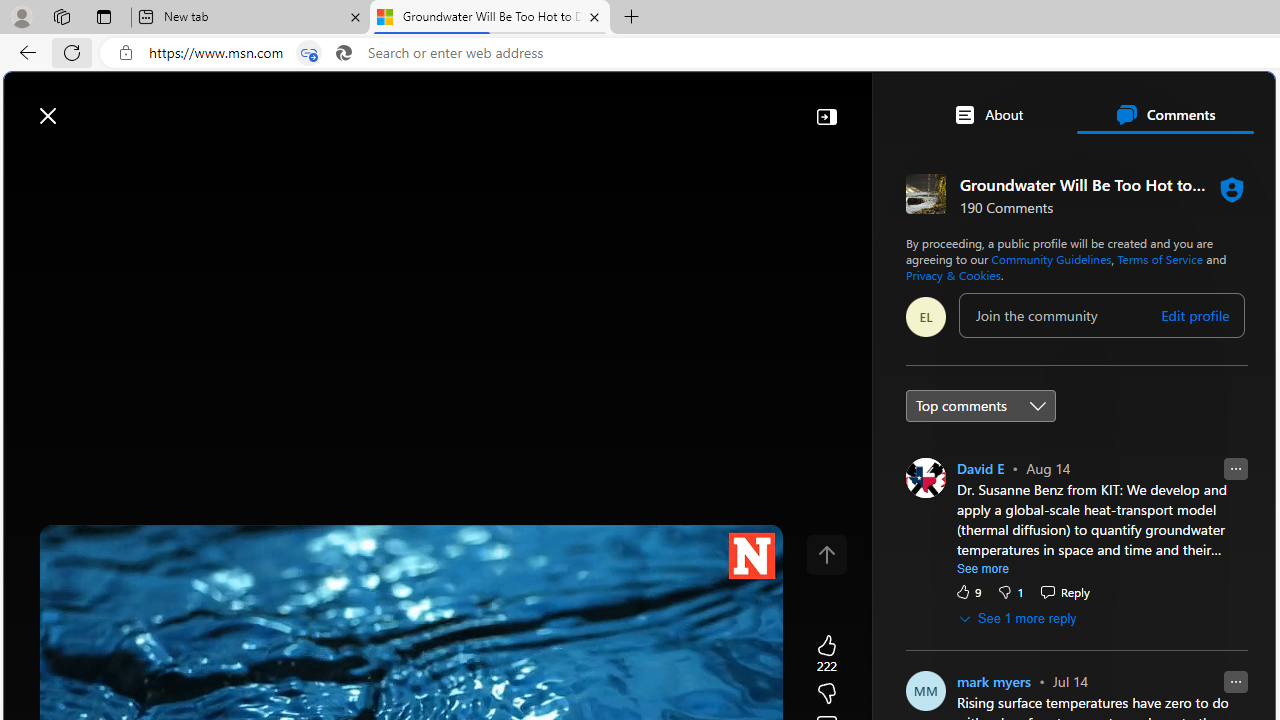 The height and width of the screenshot is (720, 1280). What do you see at coordinates (980, 405) in the screenshot?
I see `'Sort comments by'` at bounding box center [980, 405].